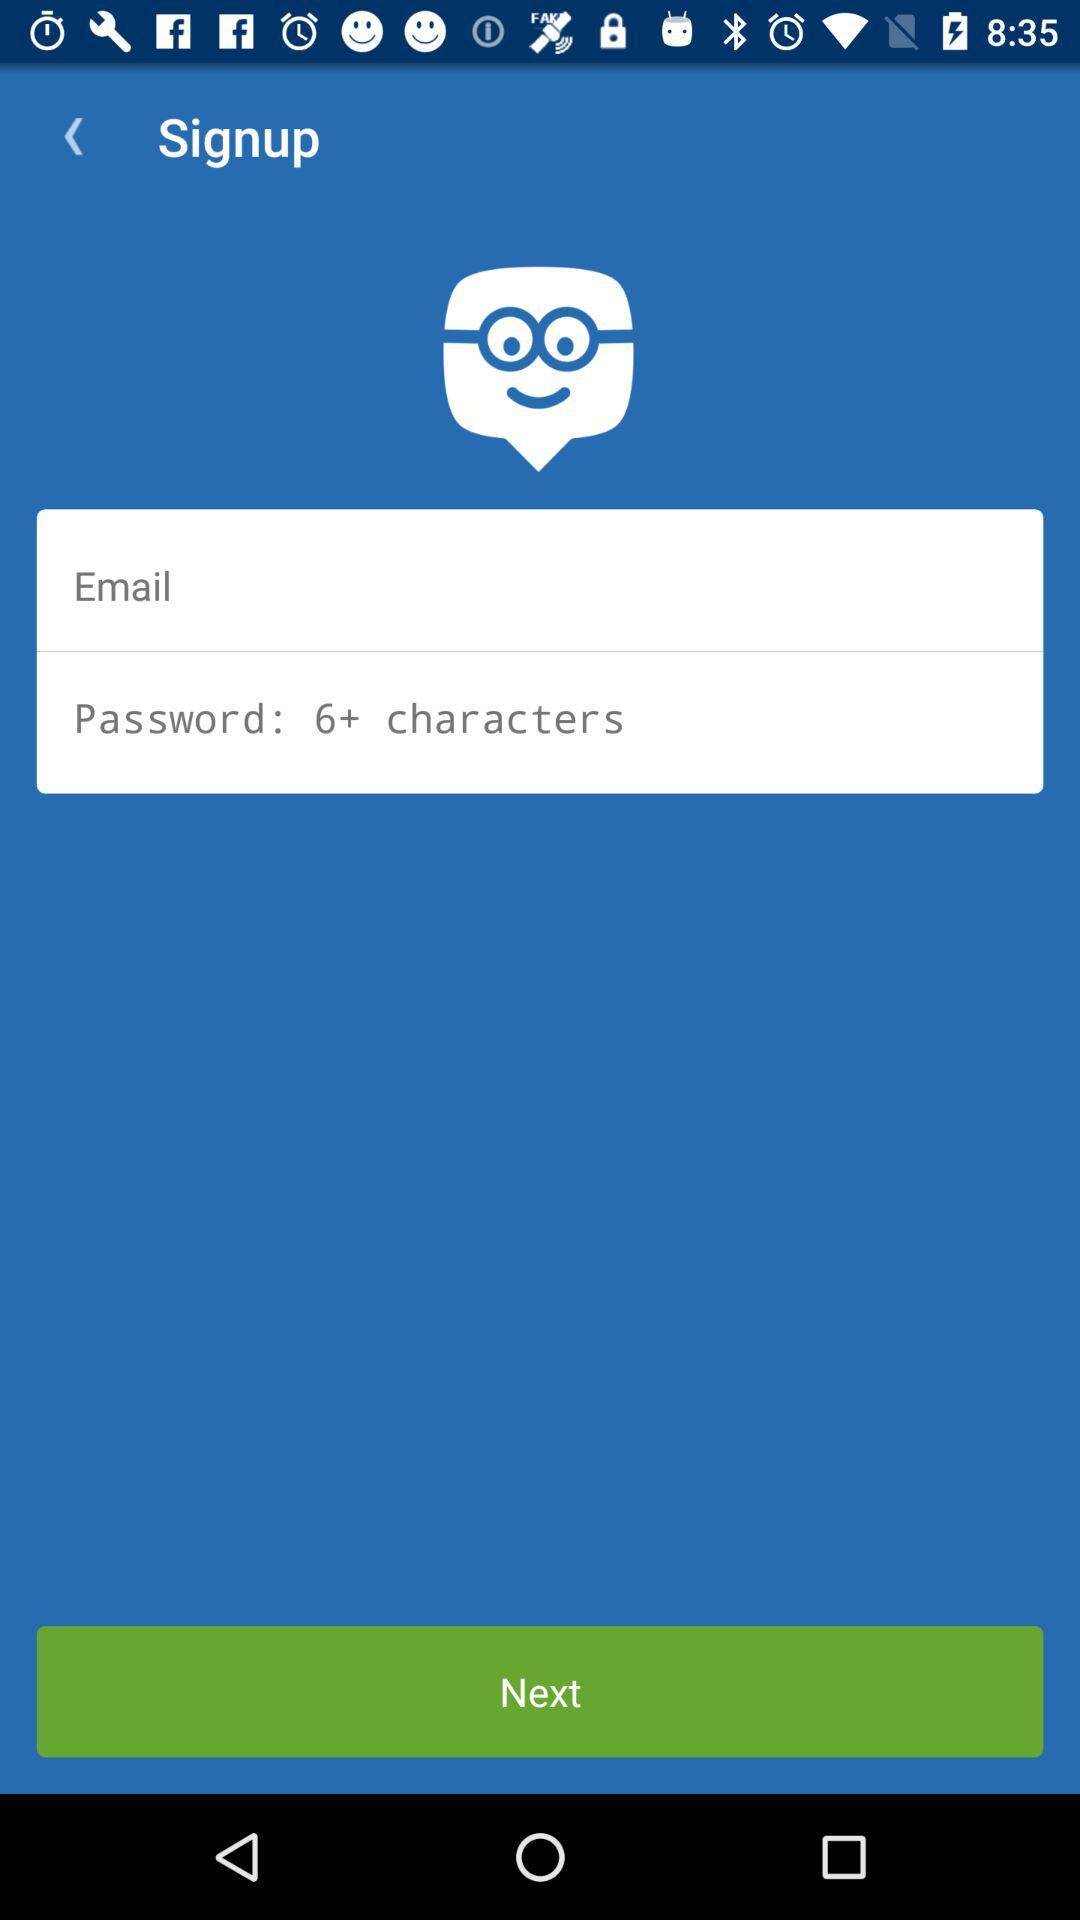 This screenshot has height=1920, width=1080. I want to click on app to the left of signup icon, so click(72, 135).